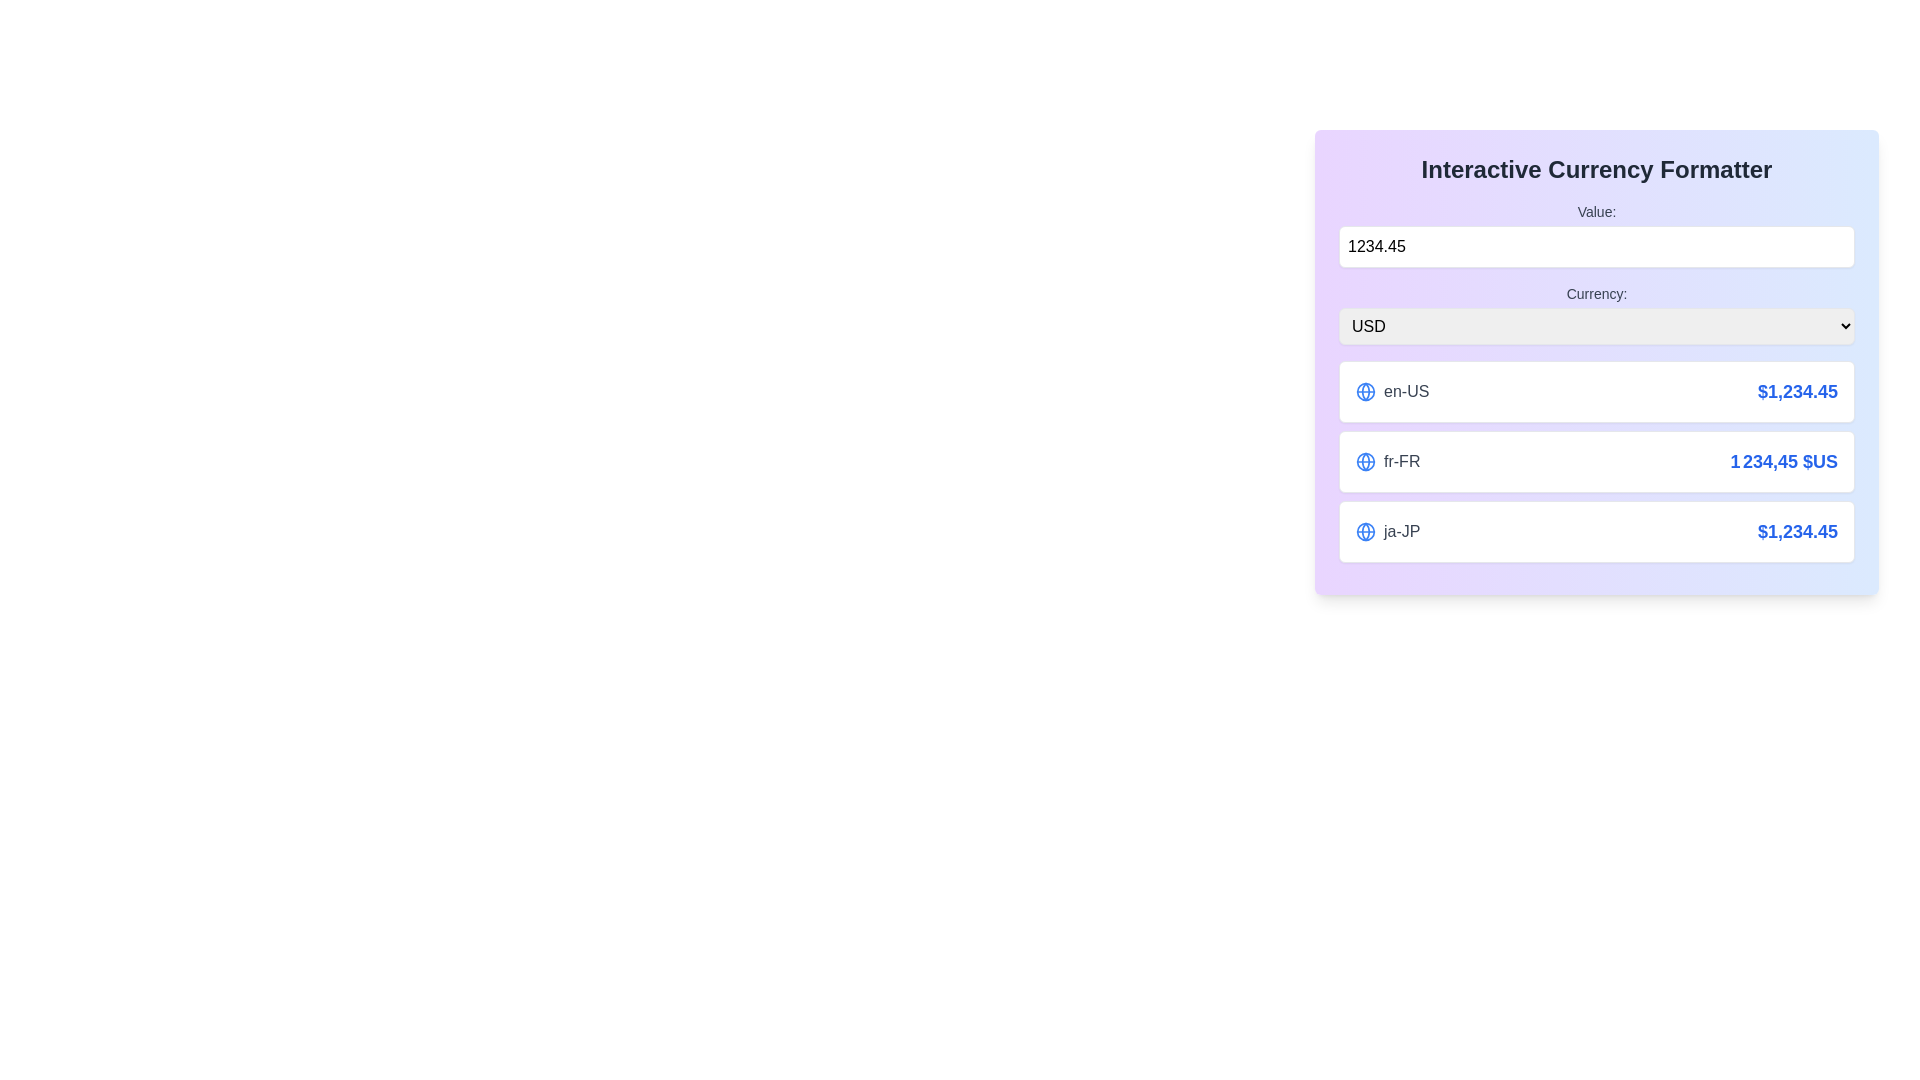 The height and width of the screenshot is (1080, 1920). Describe the element at coordinates (1365, 531) in the screenshot. I see `or tab to the language setting icon located to the left of the 'ja-JP' text in the third list item of the language-region options` at that location.